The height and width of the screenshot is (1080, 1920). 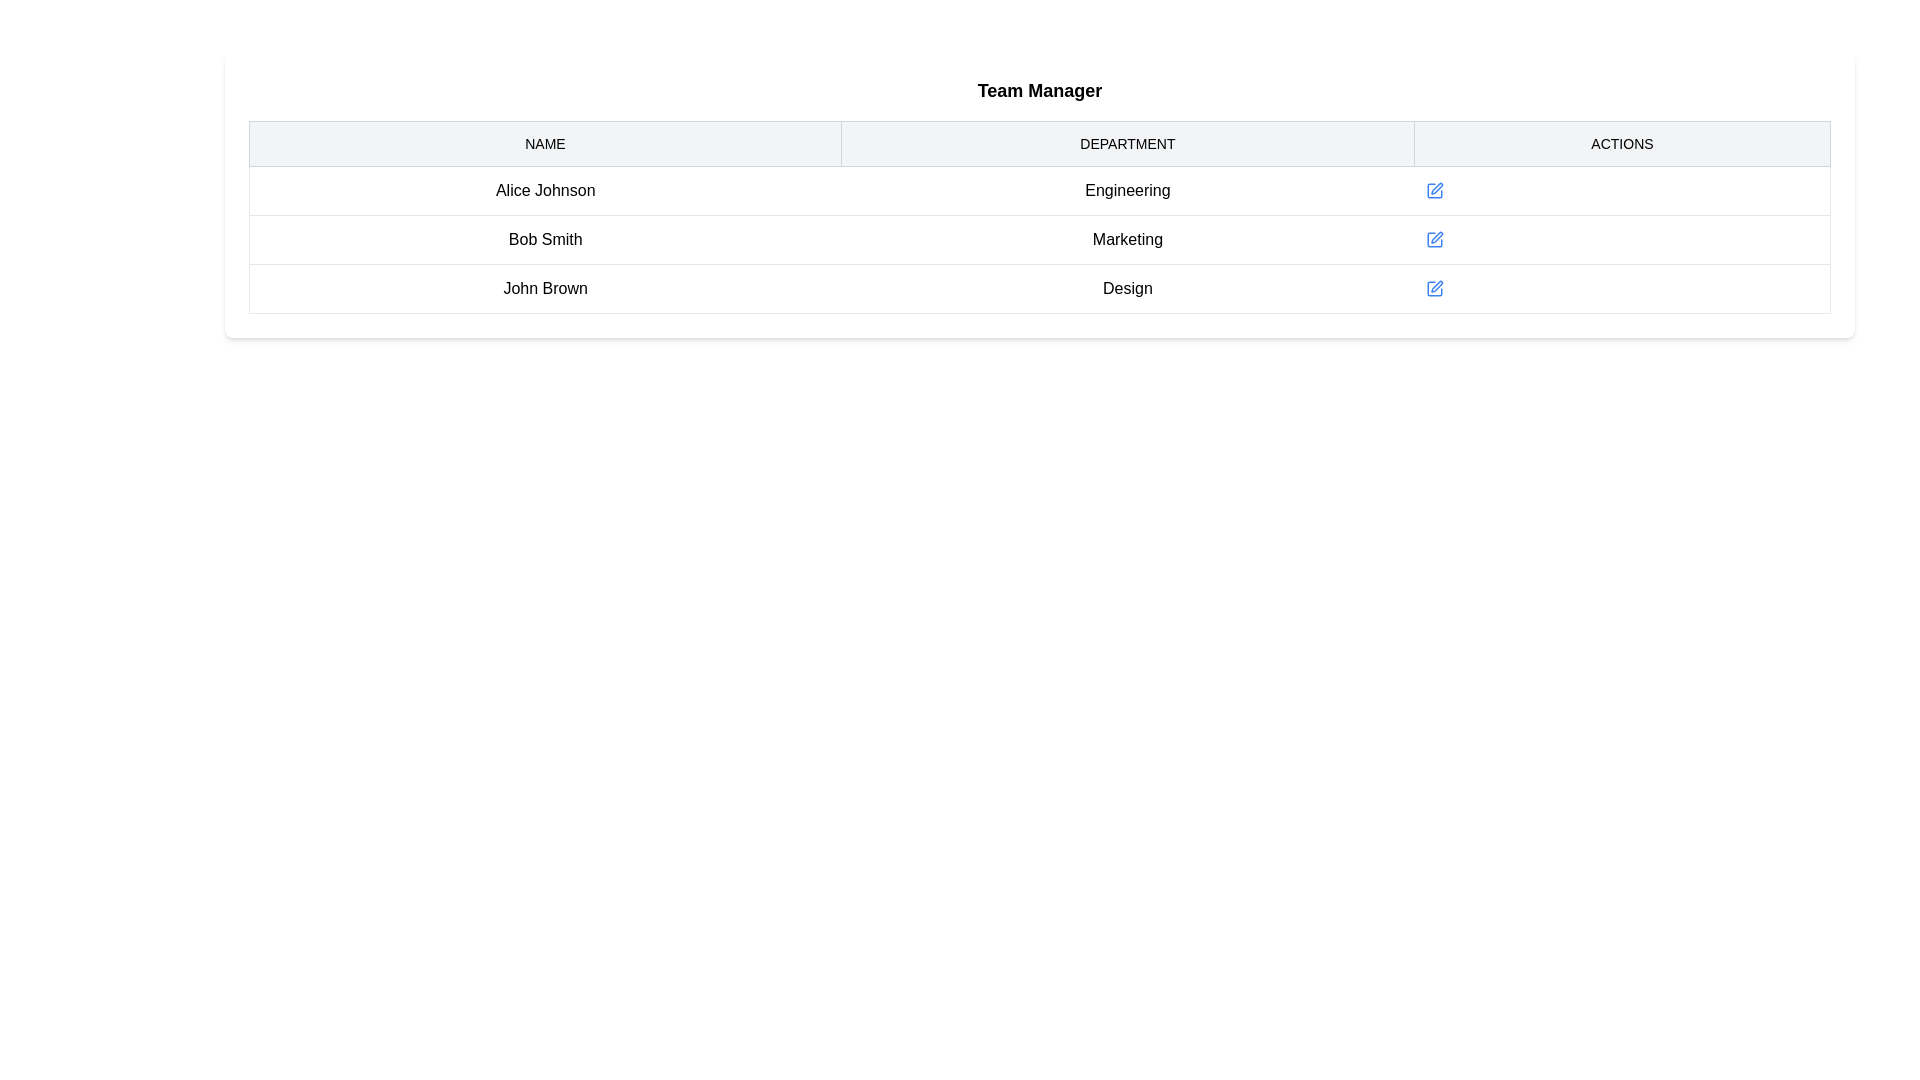 What do you see at coordinates (1435, 285) in the screenshot?
I see `the blue pen icon in the Actions column of the last row corresponding to the Design department to initiate the edit action` at bounding box center [1435, 285].